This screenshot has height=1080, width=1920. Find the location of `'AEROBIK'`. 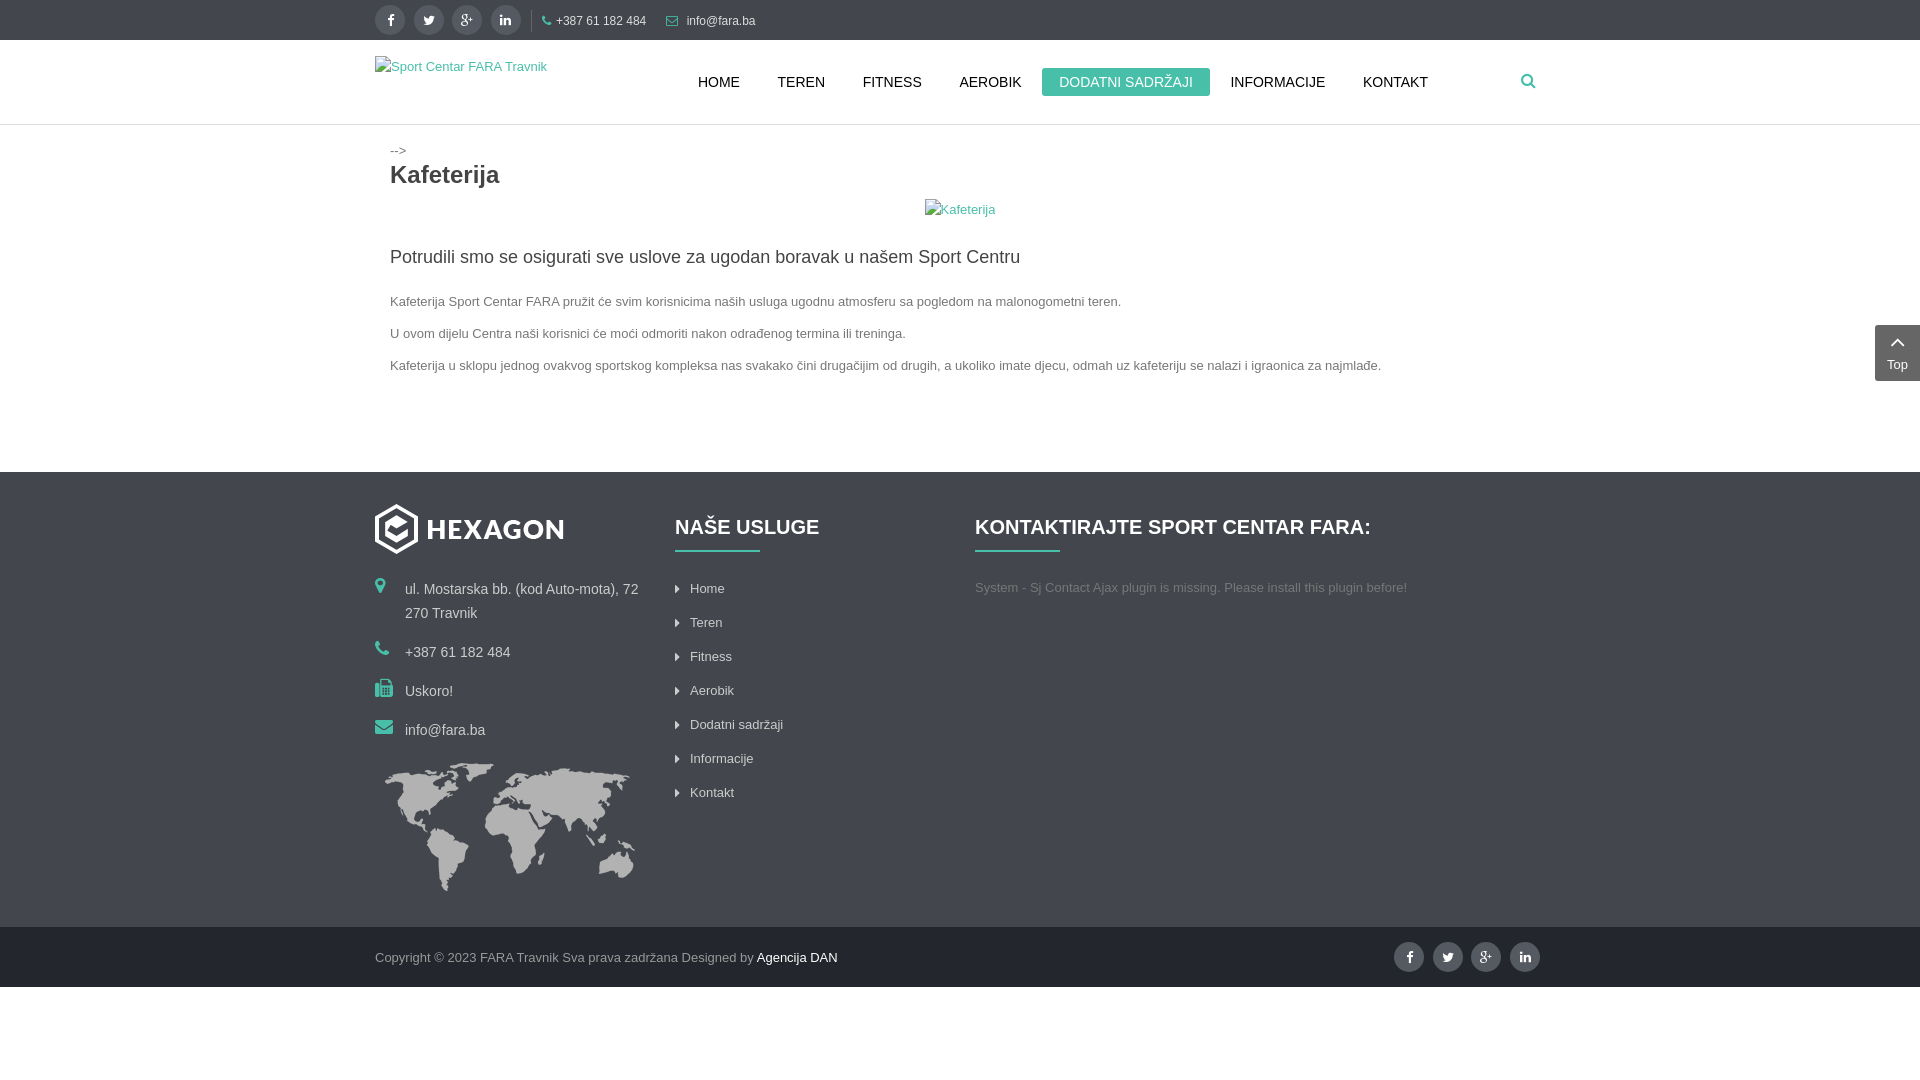

'AEROBIK' is located at coordinates (989, 80).